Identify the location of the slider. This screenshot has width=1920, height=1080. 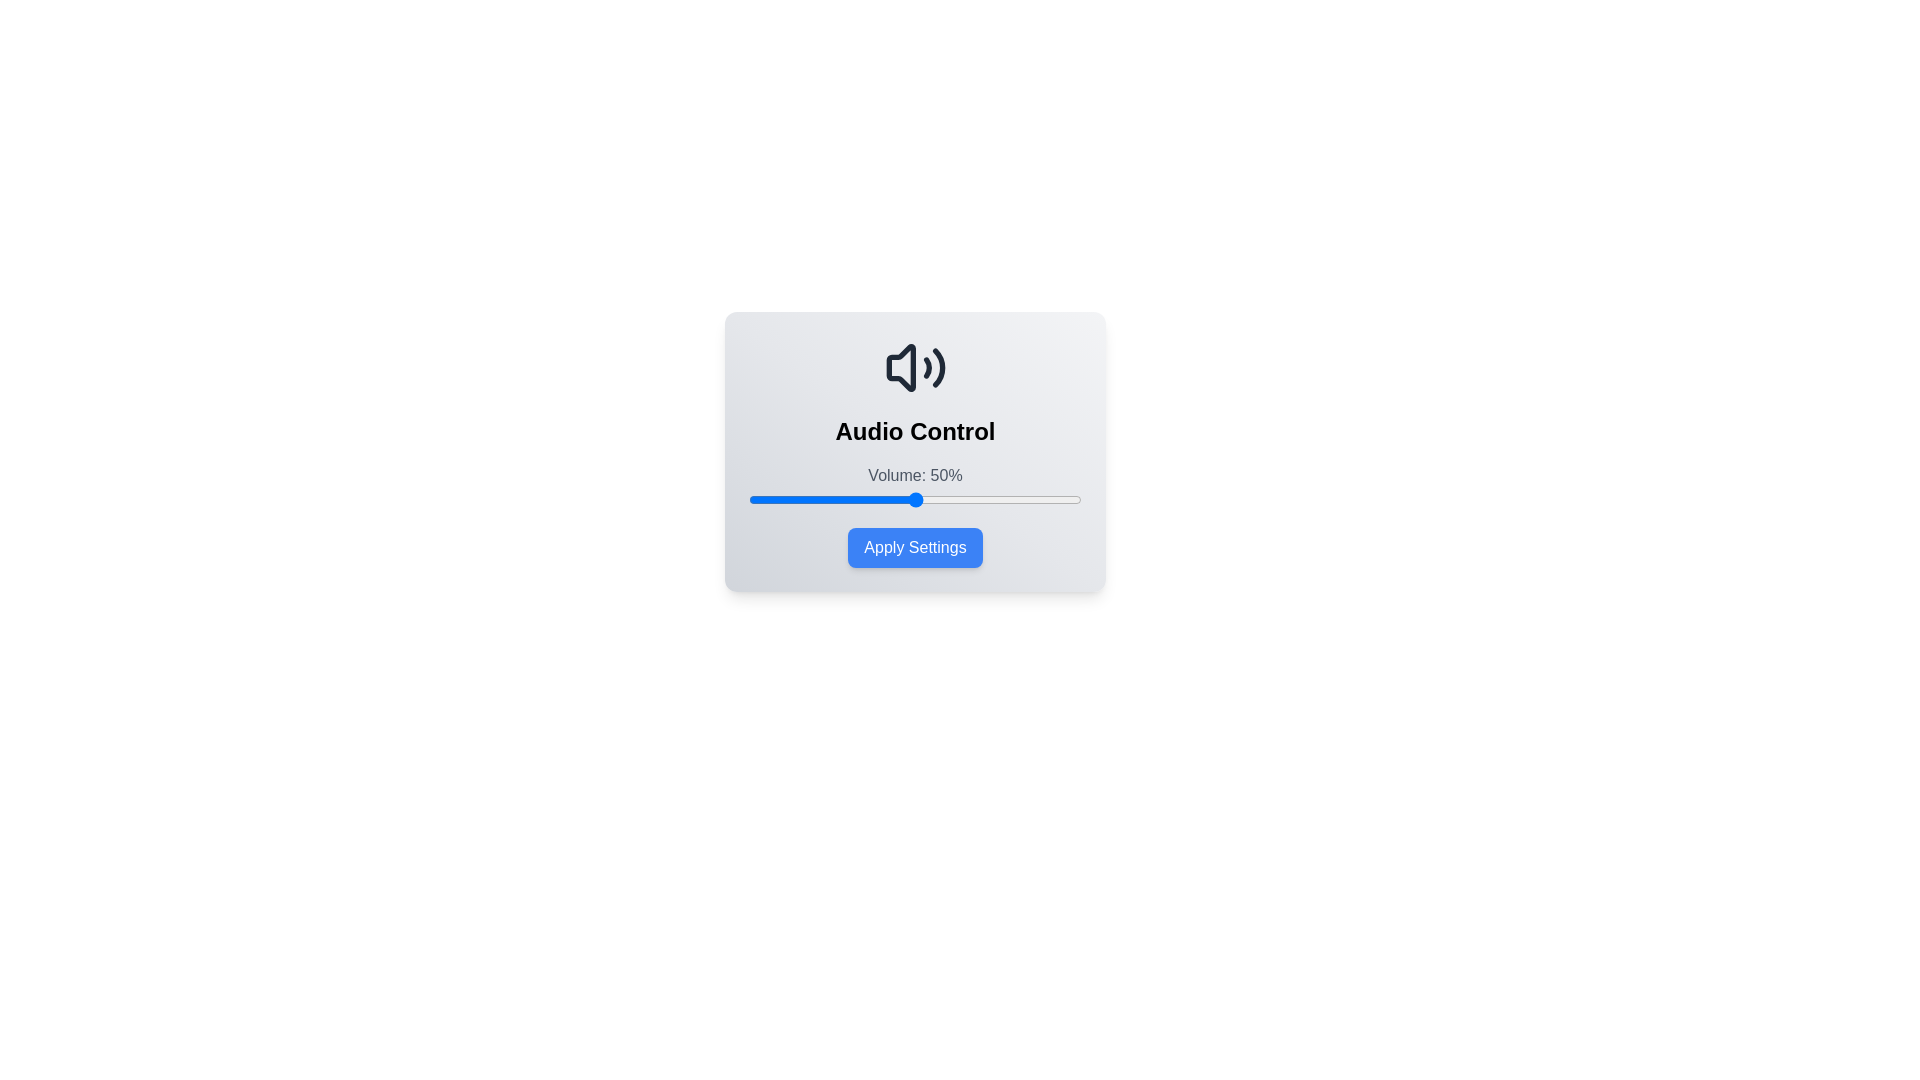
(968, 499).